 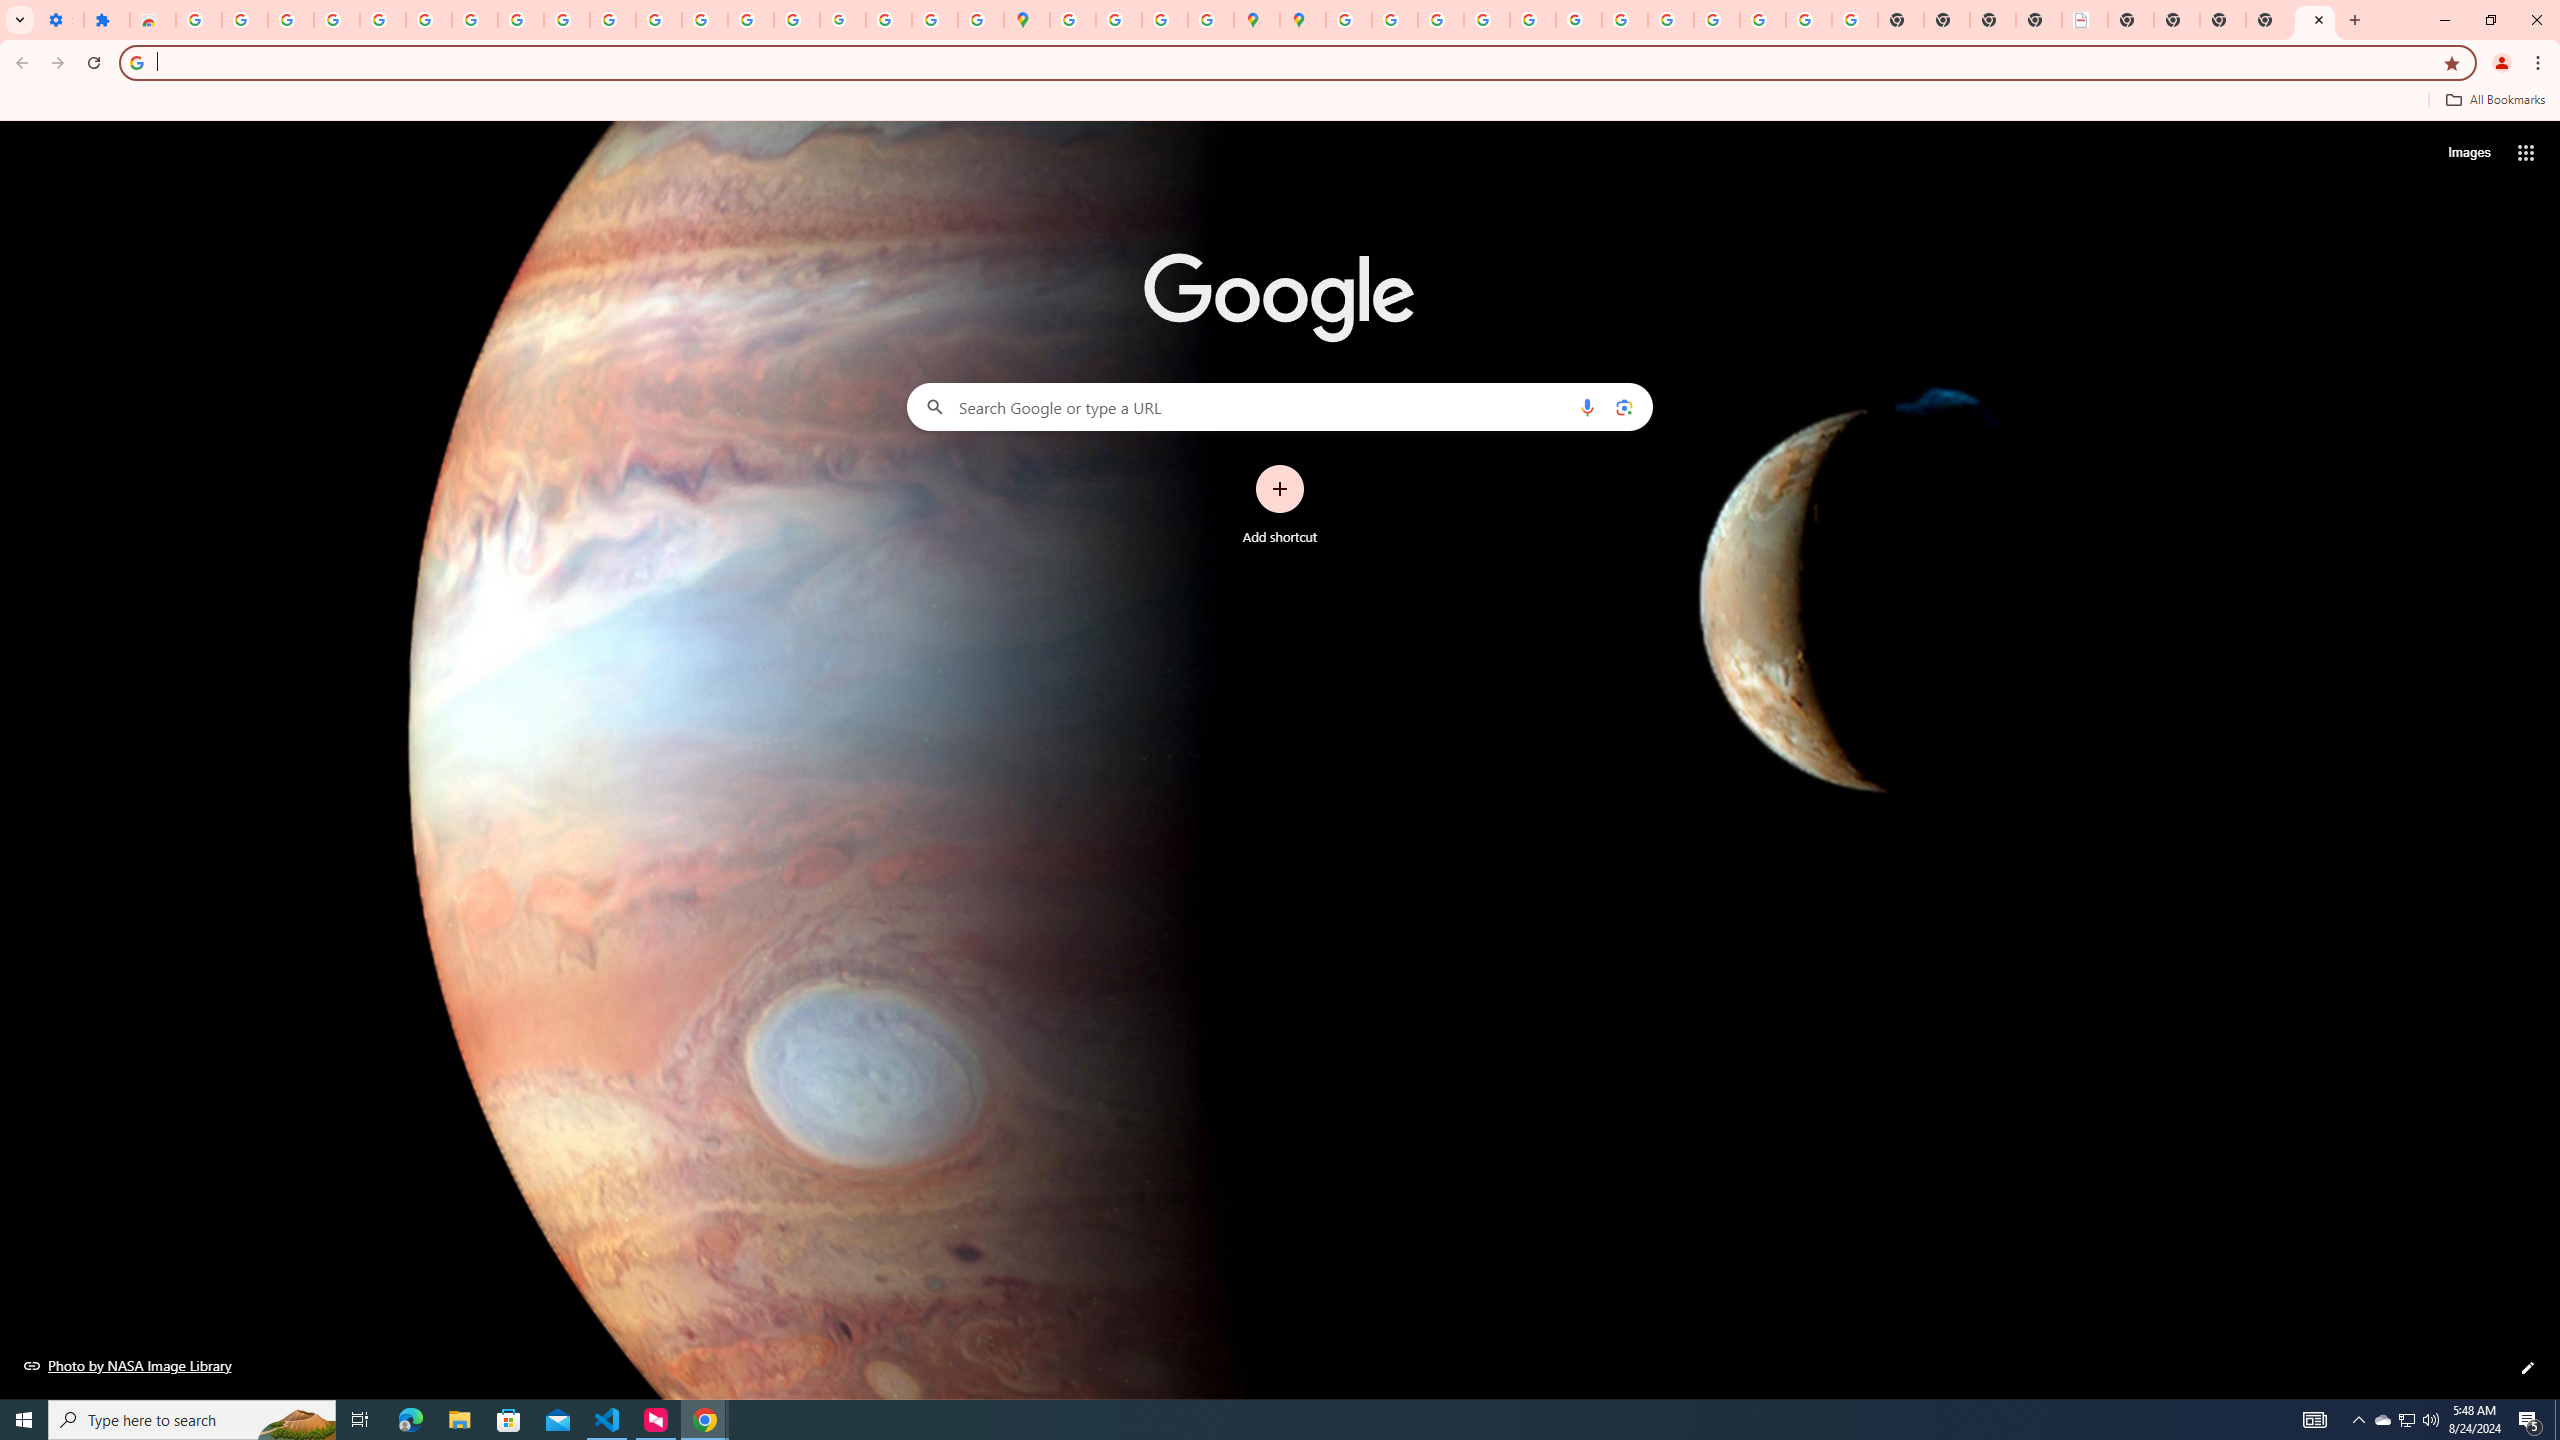 What do you see at coordinates (1027, 19) in the screenshot?
I see `'Google Maps'` at bounding box center [1027, 19].